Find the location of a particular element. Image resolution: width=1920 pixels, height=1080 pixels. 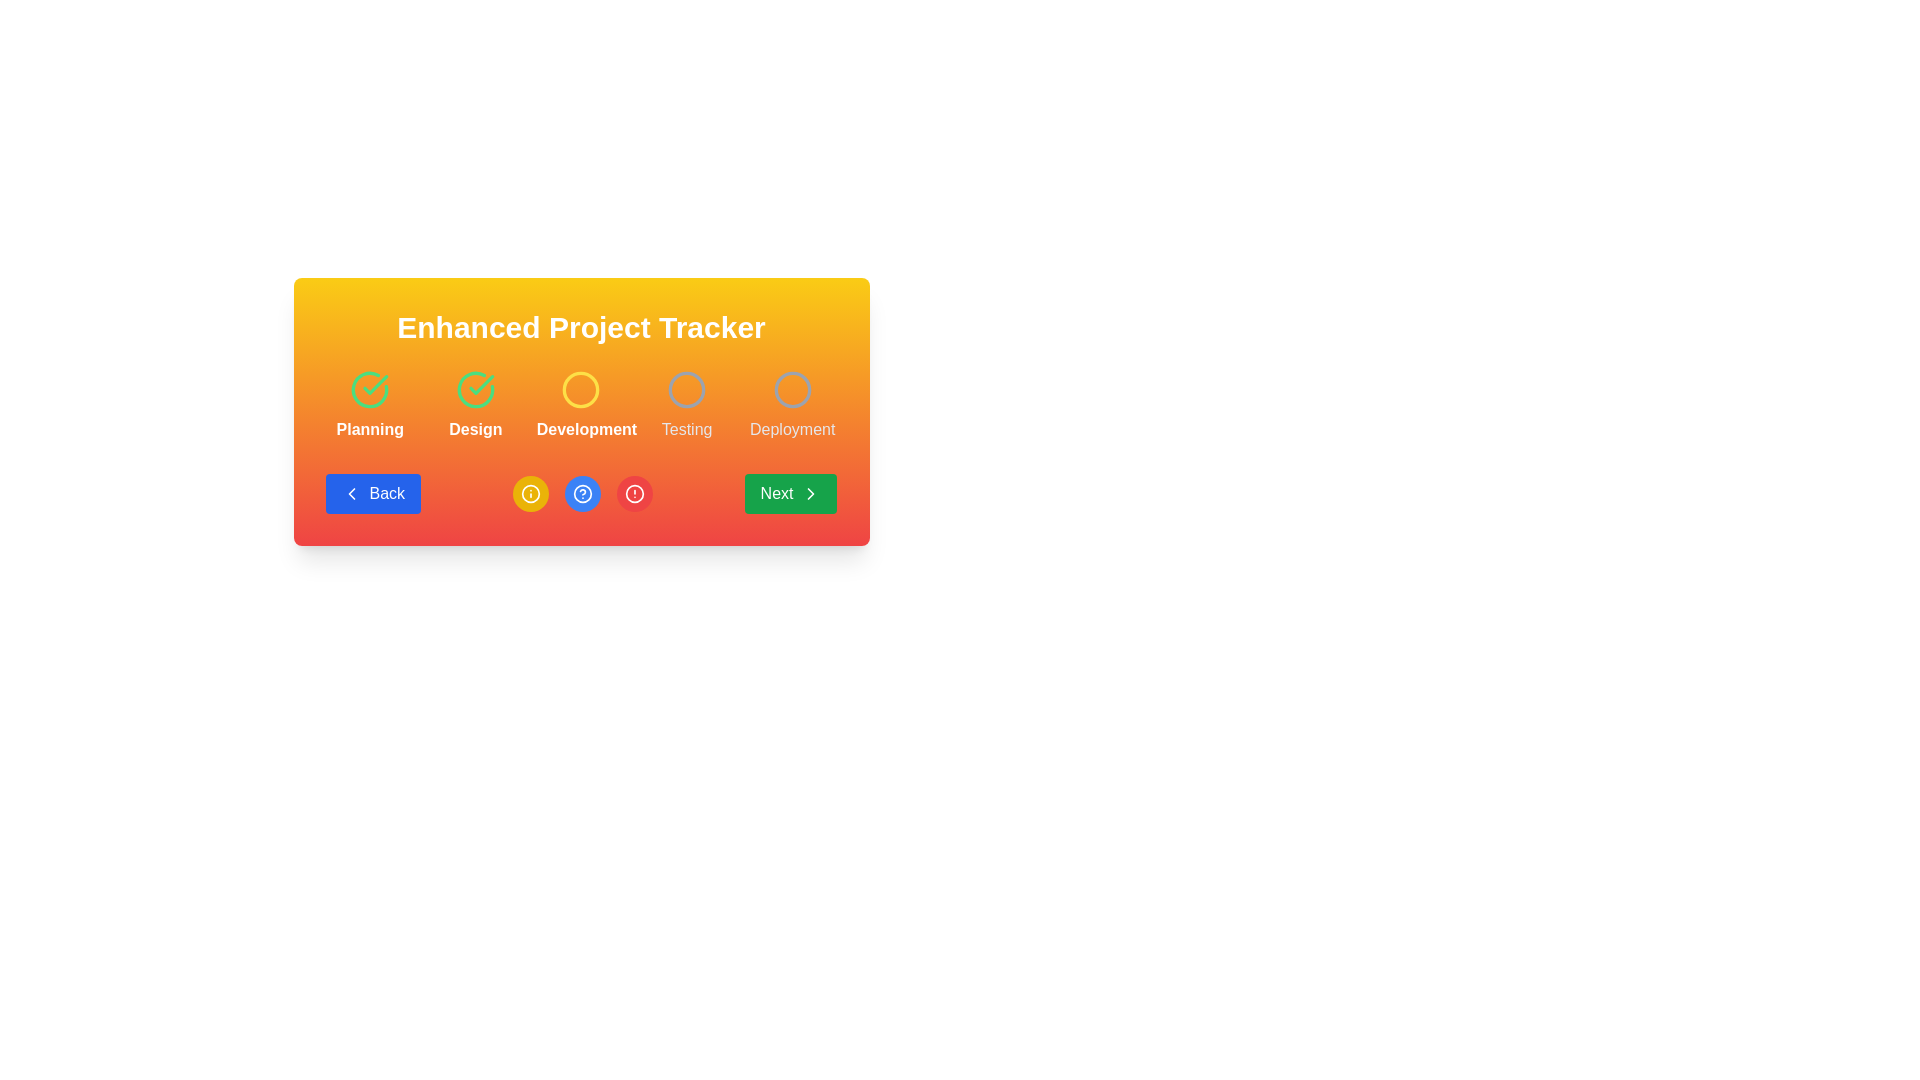

the 'Design' phase status icon with a green checkmark is located at coordinates (474, 405).